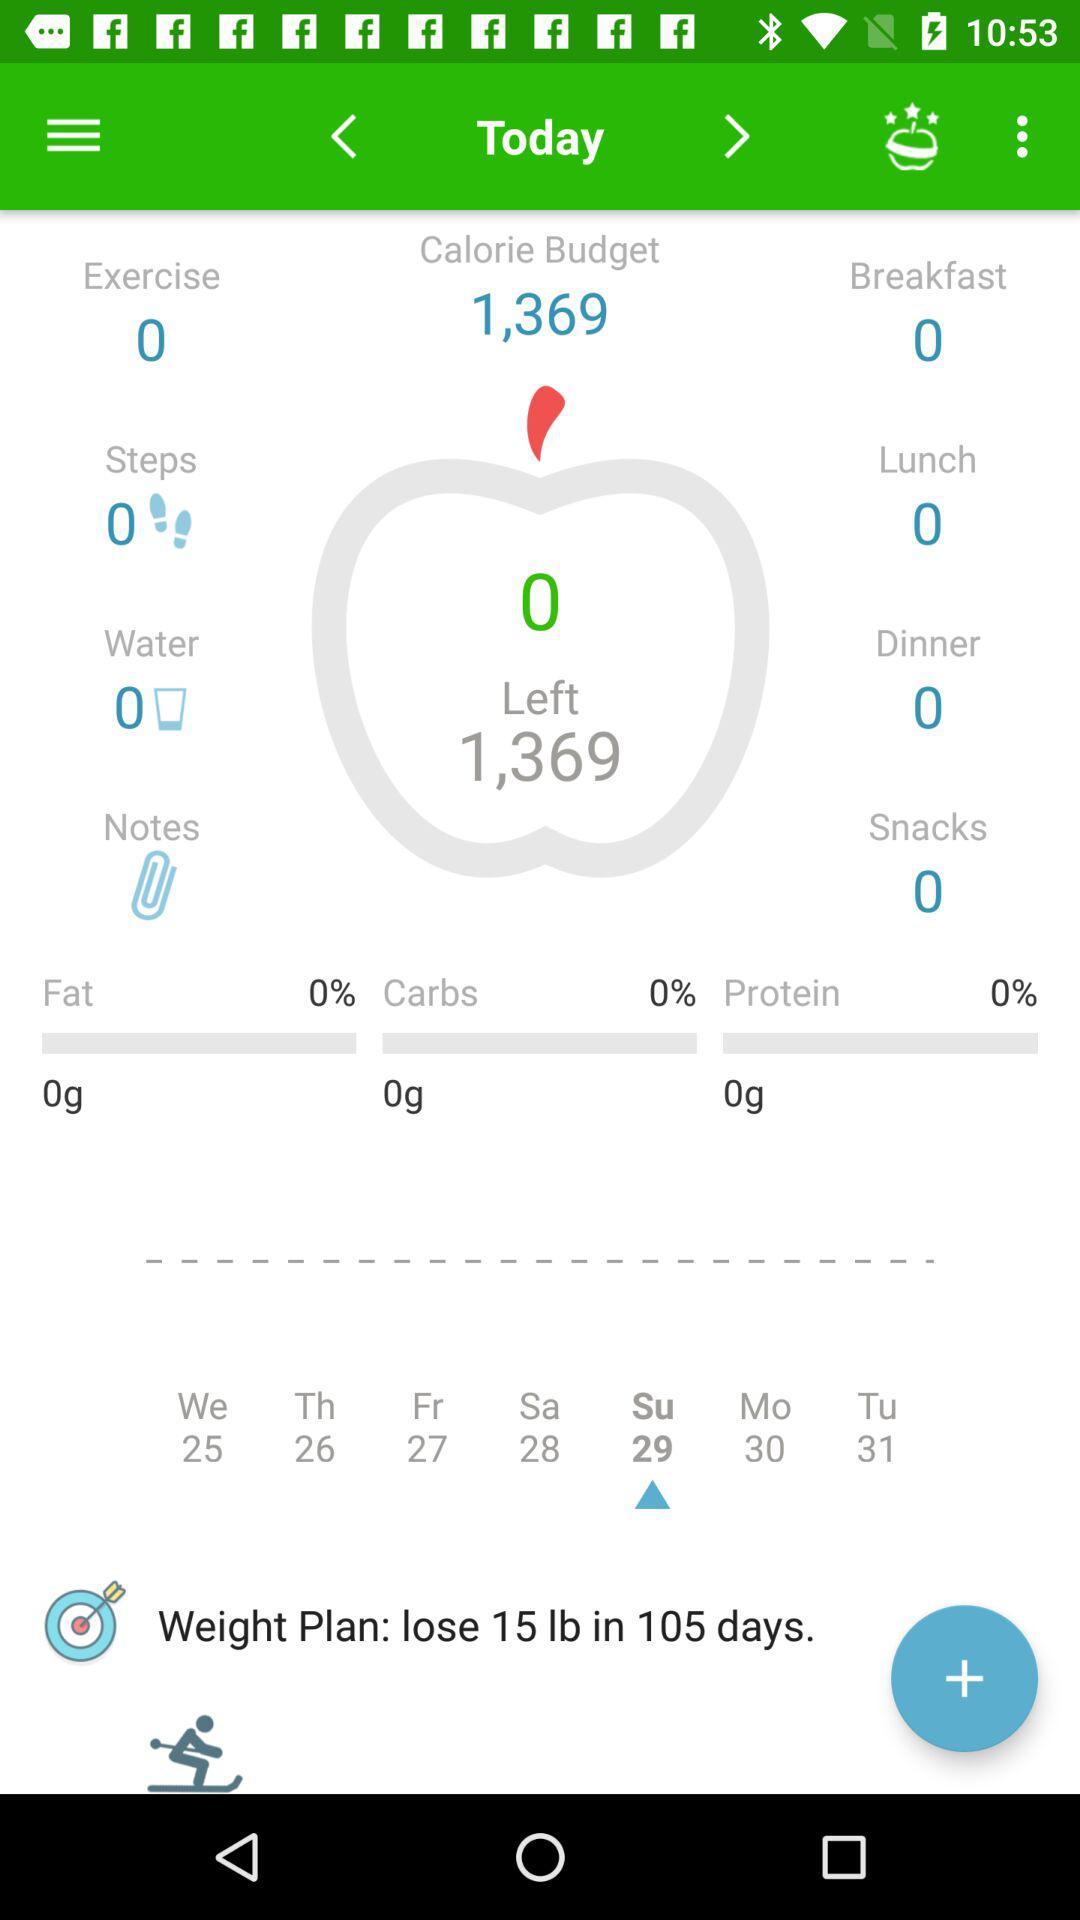 This screenshot has width=1080, height=1920. Describe the element at coordinates (737, 135) in the screenshot. I see `to to next day` at that location.